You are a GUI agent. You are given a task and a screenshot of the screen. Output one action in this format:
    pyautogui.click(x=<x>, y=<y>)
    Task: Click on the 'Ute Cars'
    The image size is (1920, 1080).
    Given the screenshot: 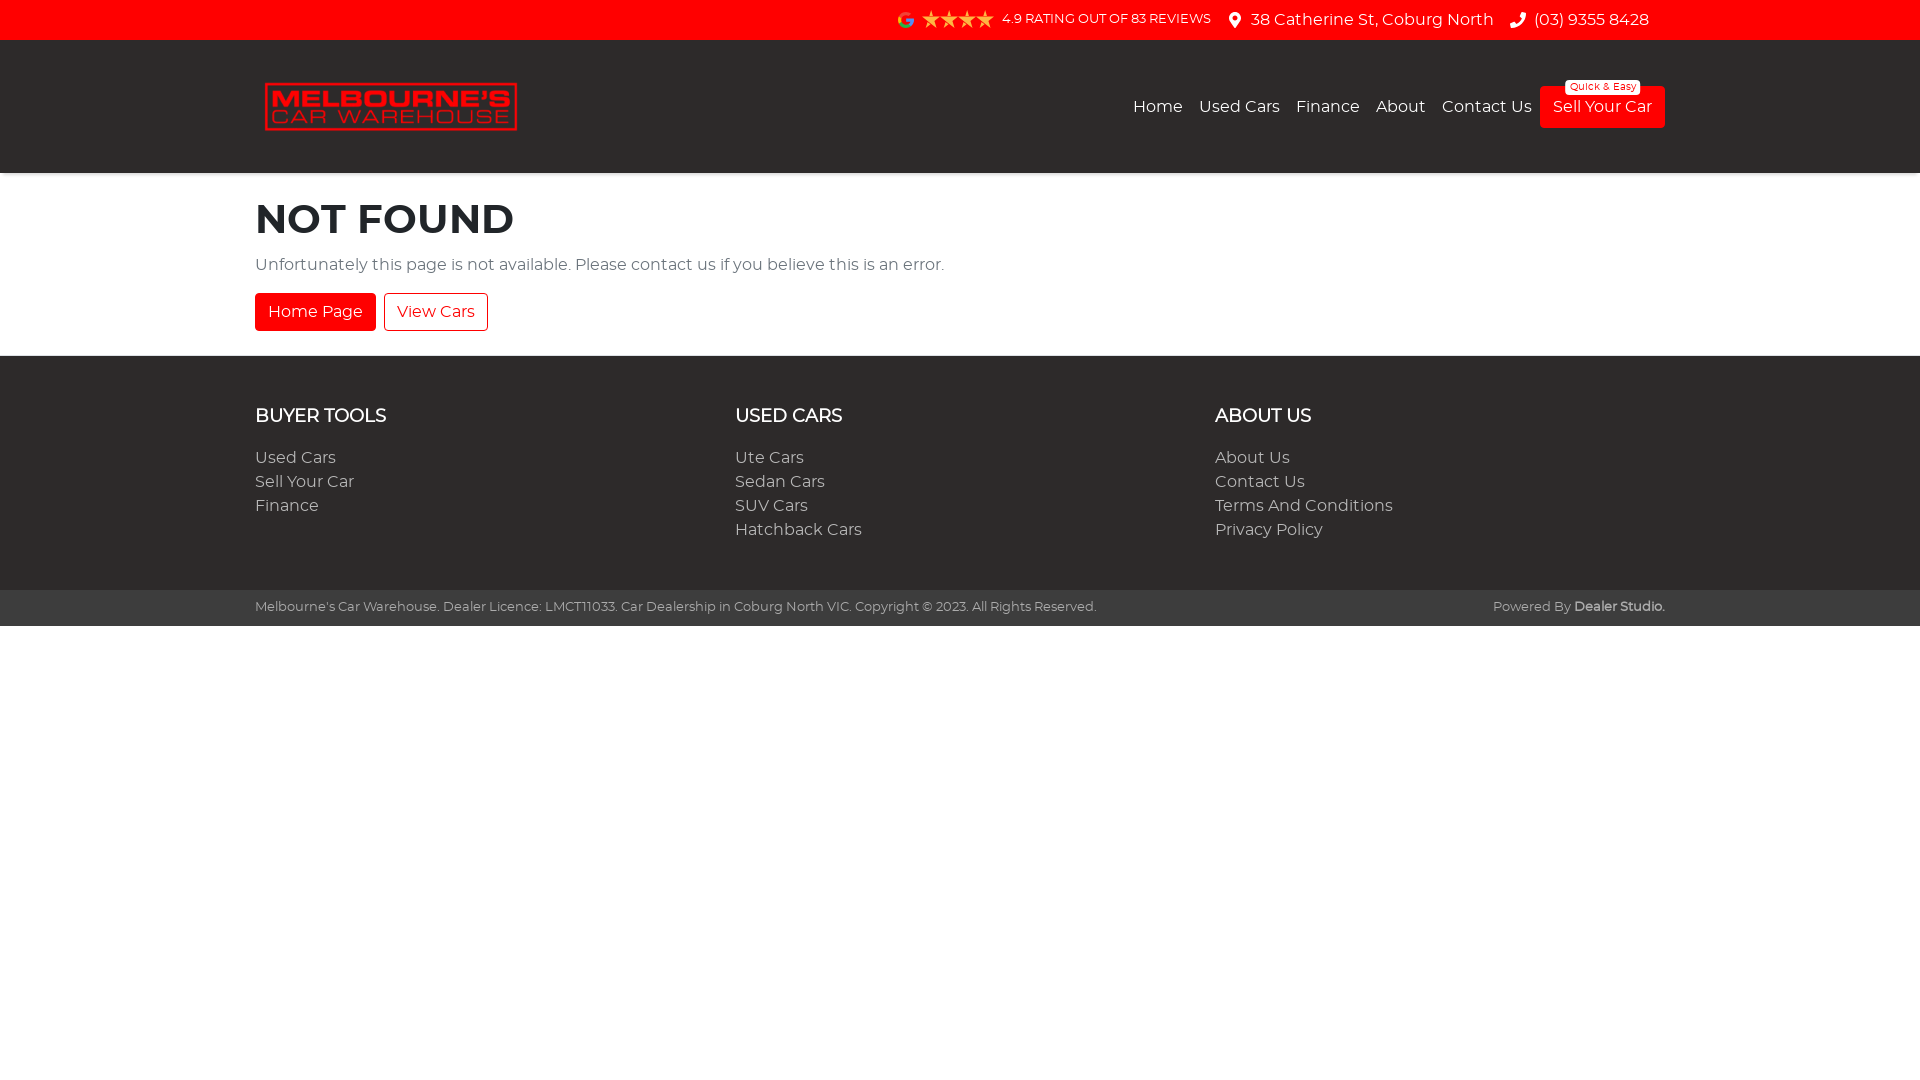 What is the action you would take?
    pyautogui.click(x=768, y=458)
    